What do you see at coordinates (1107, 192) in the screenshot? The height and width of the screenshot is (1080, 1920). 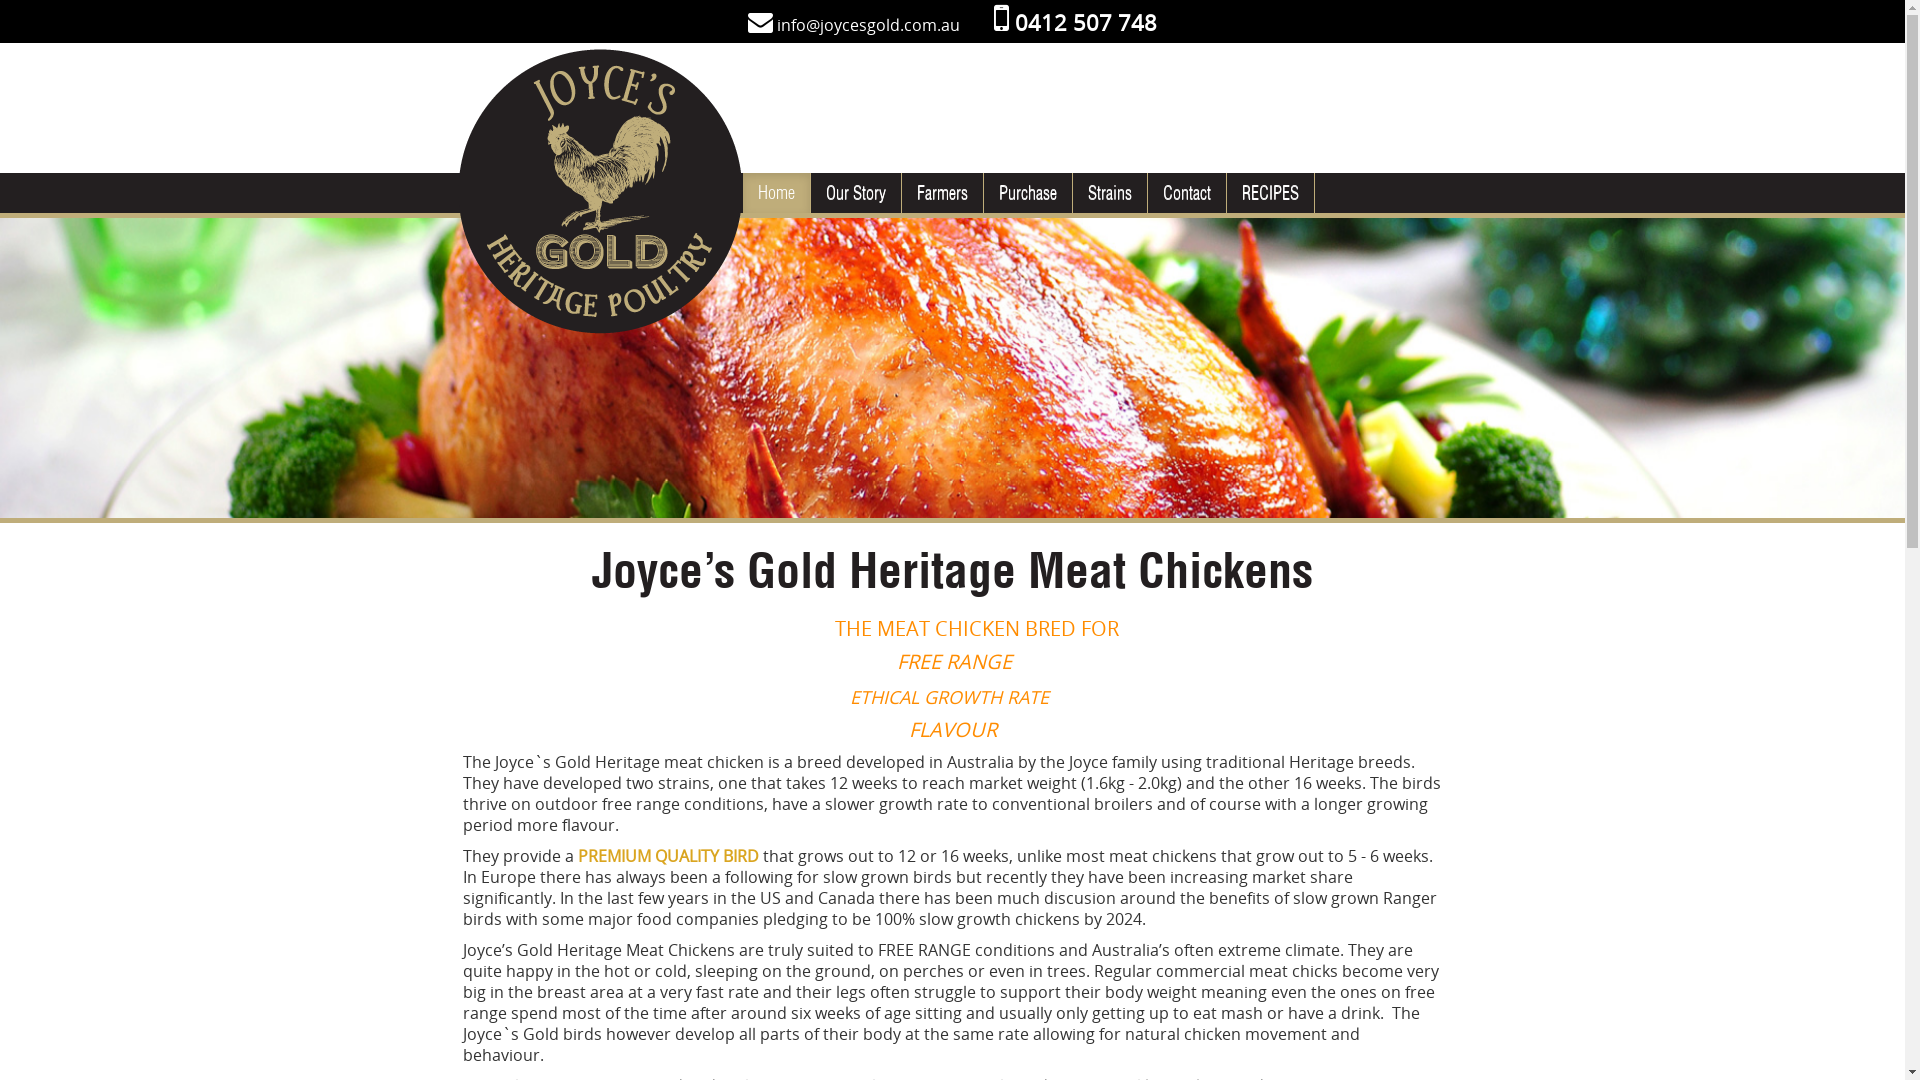 I see `'Strains'` at bounding box center [1107, 192].